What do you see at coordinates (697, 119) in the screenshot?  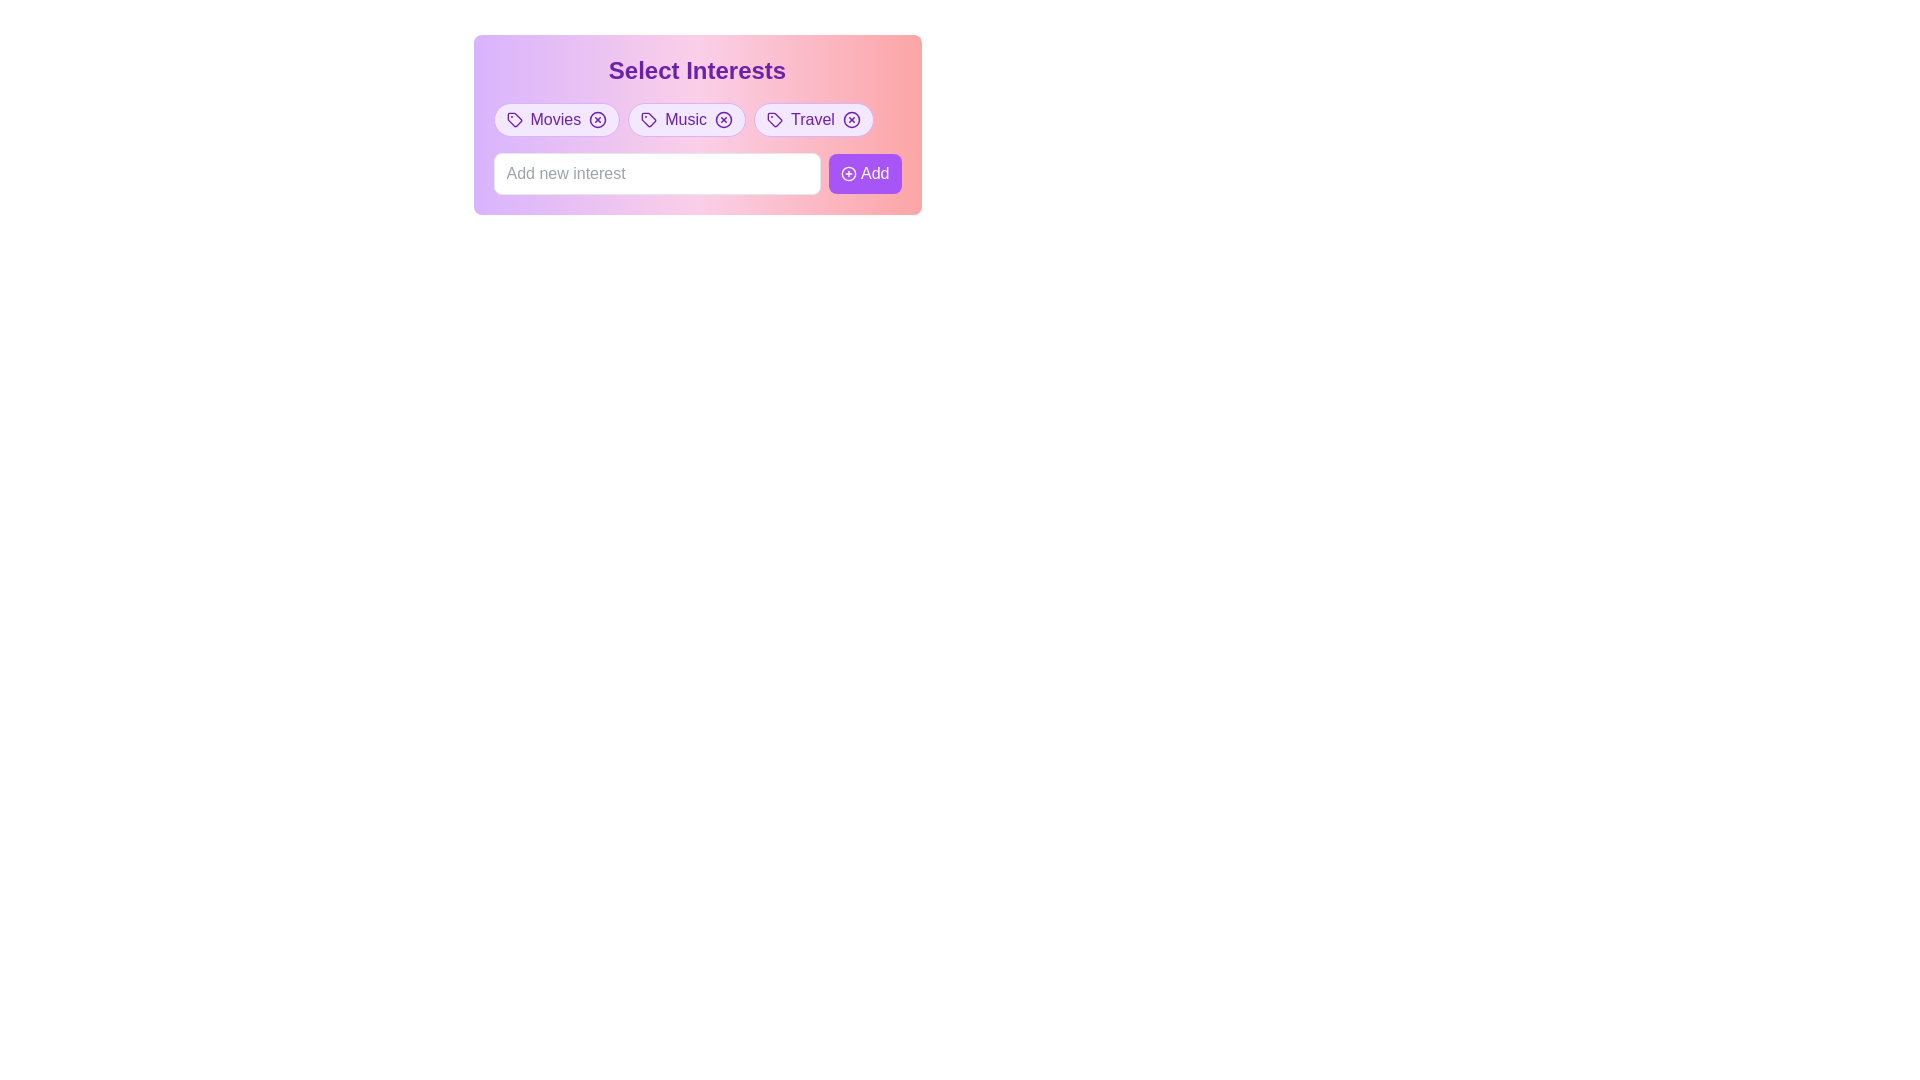 I see `the 'Music' tag, which is the second tag in the row below the heading 'Select Interests'` at bounding box center [697, 119].